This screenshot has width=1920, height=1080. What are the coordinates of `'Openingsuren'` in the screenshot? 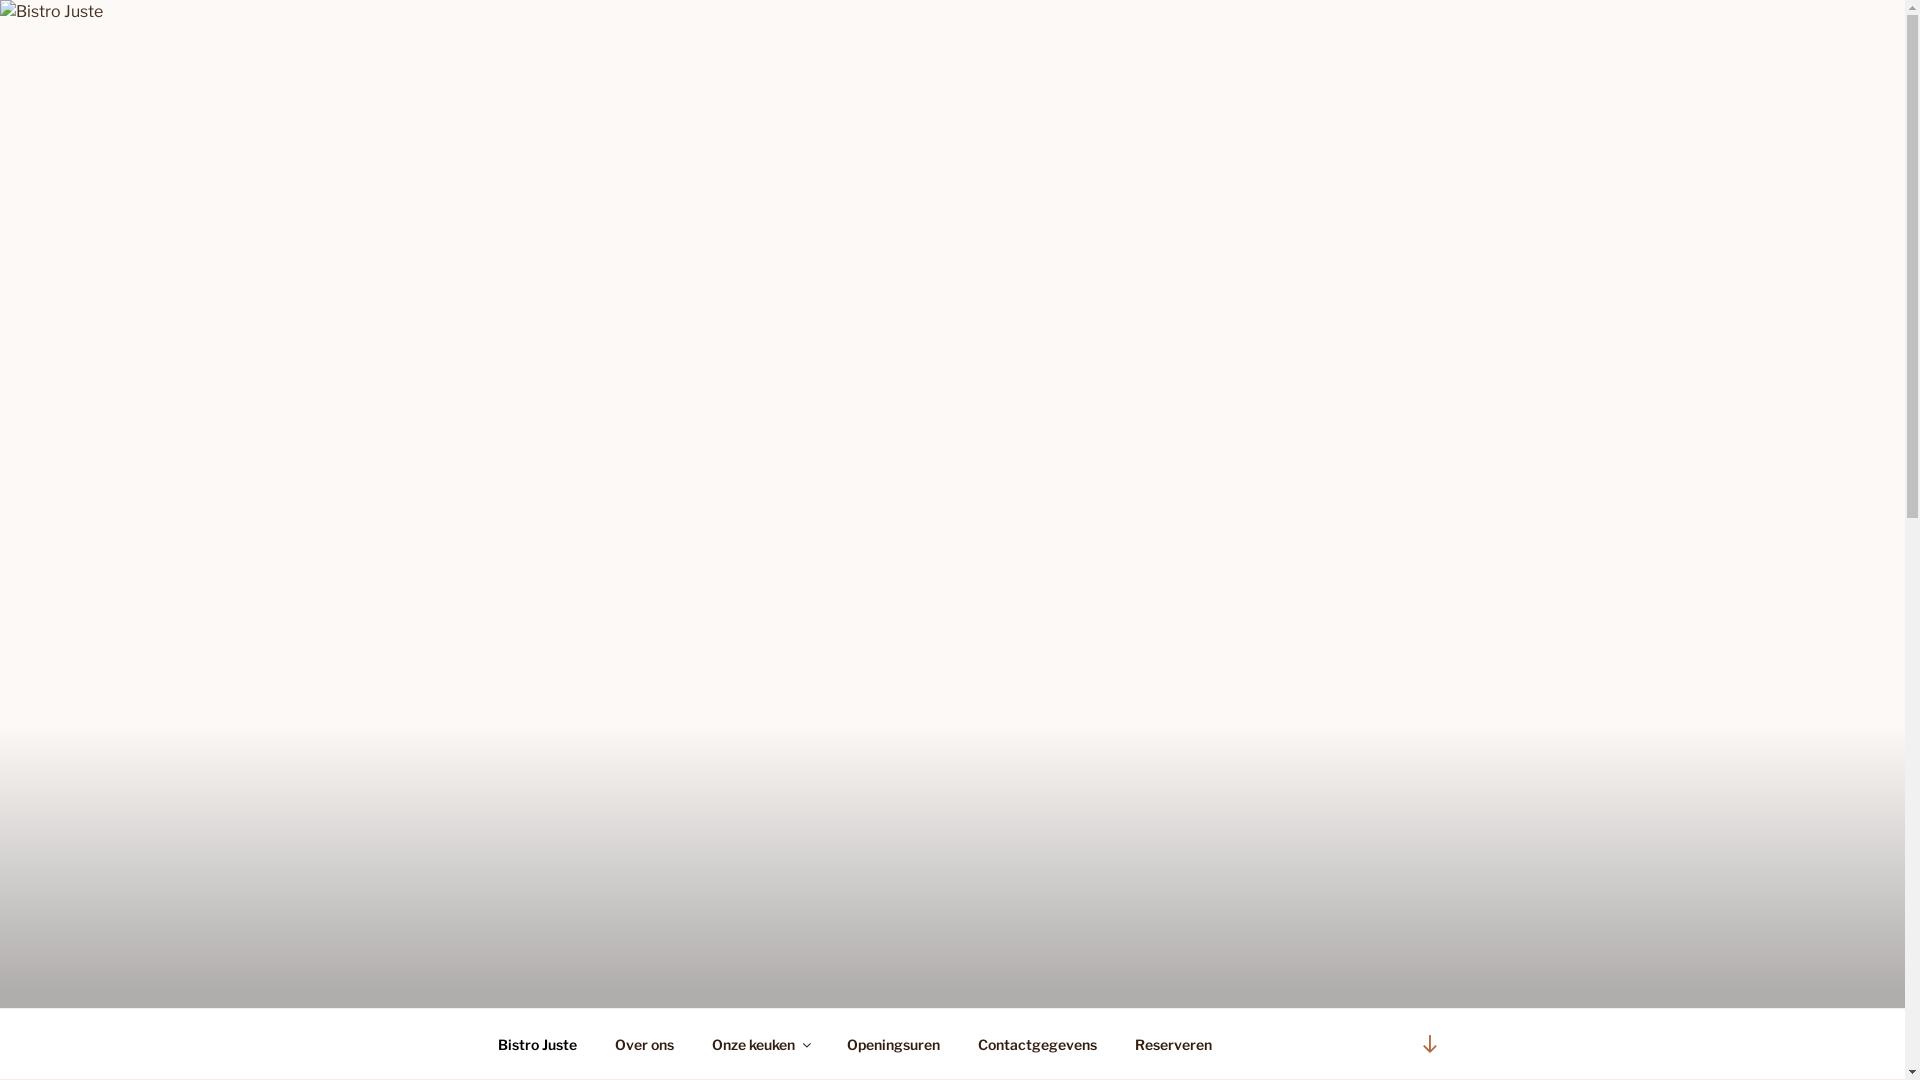 It's located at (830, 1043).